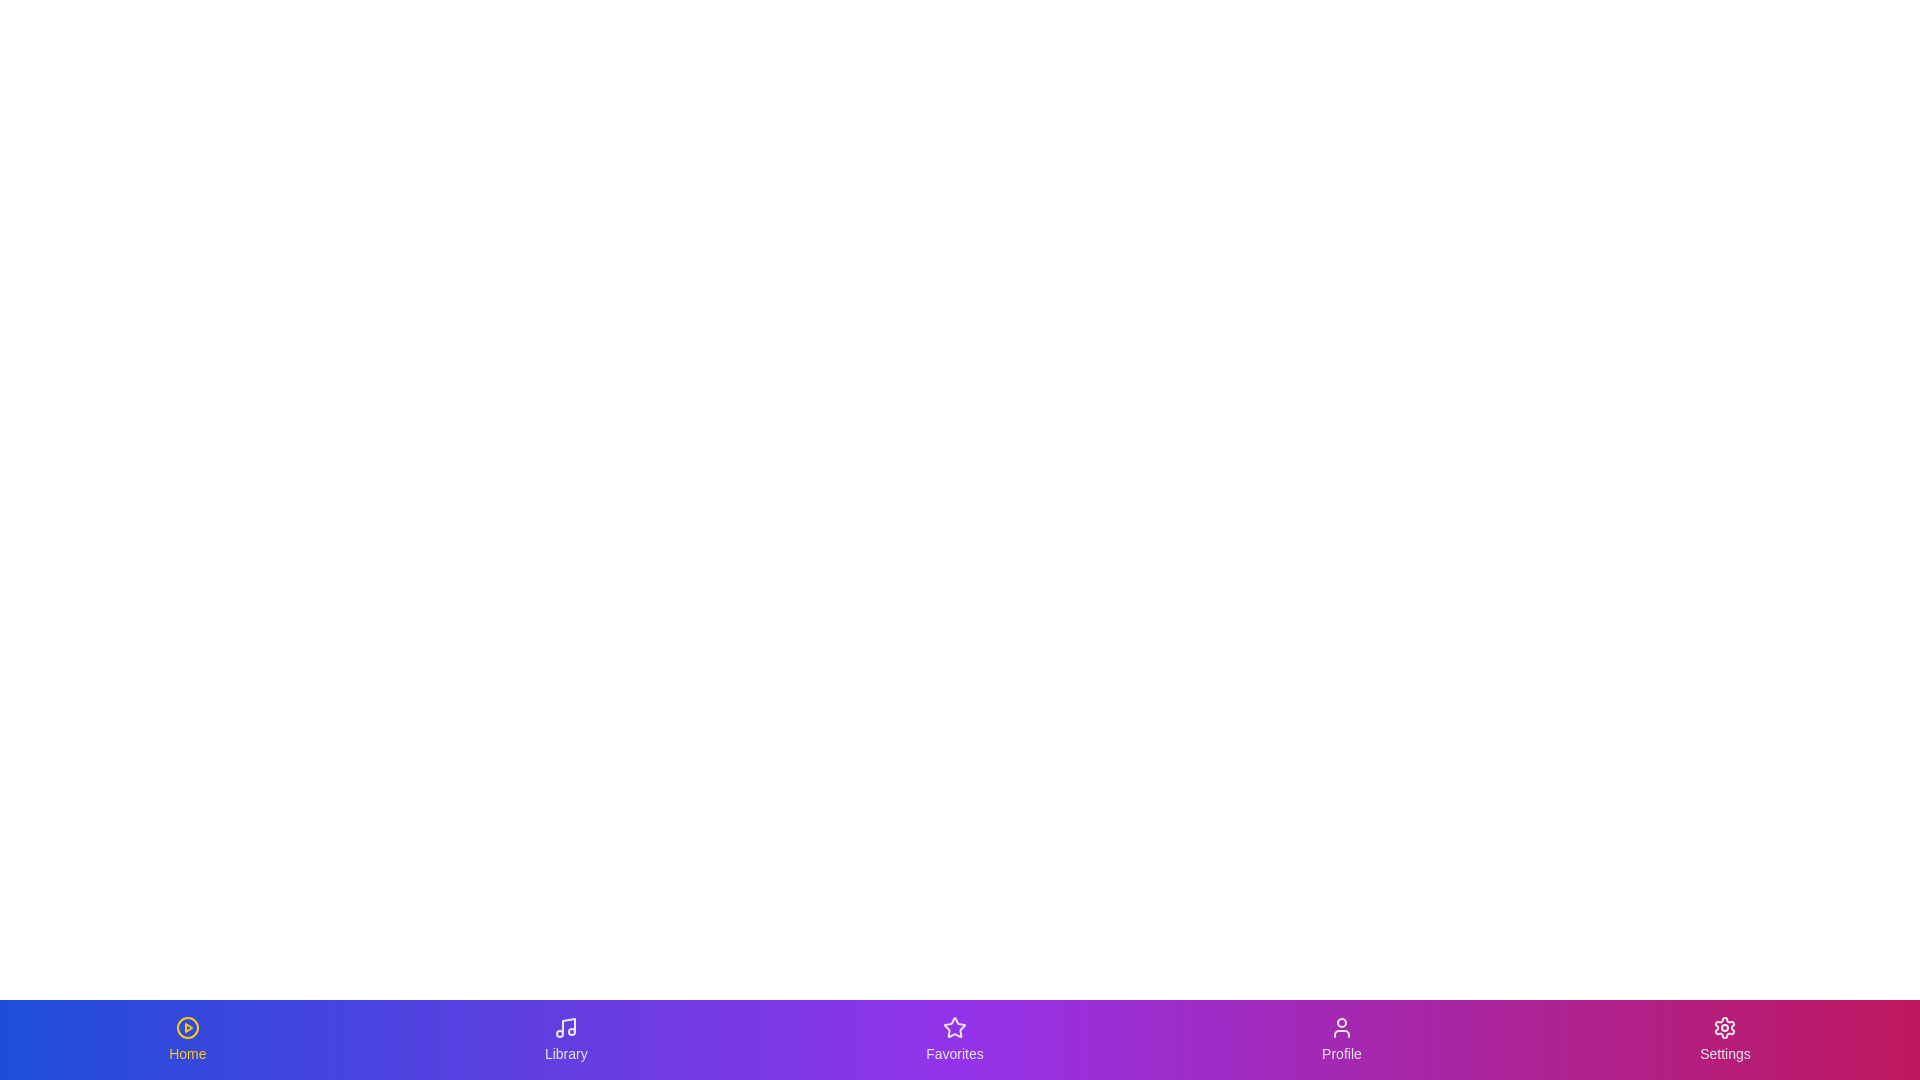  What do you see at coordinates (565, 1039) in the screenshot?
I see `the tab labeled Library to observe its animation` at bounding box center [565, 1039].